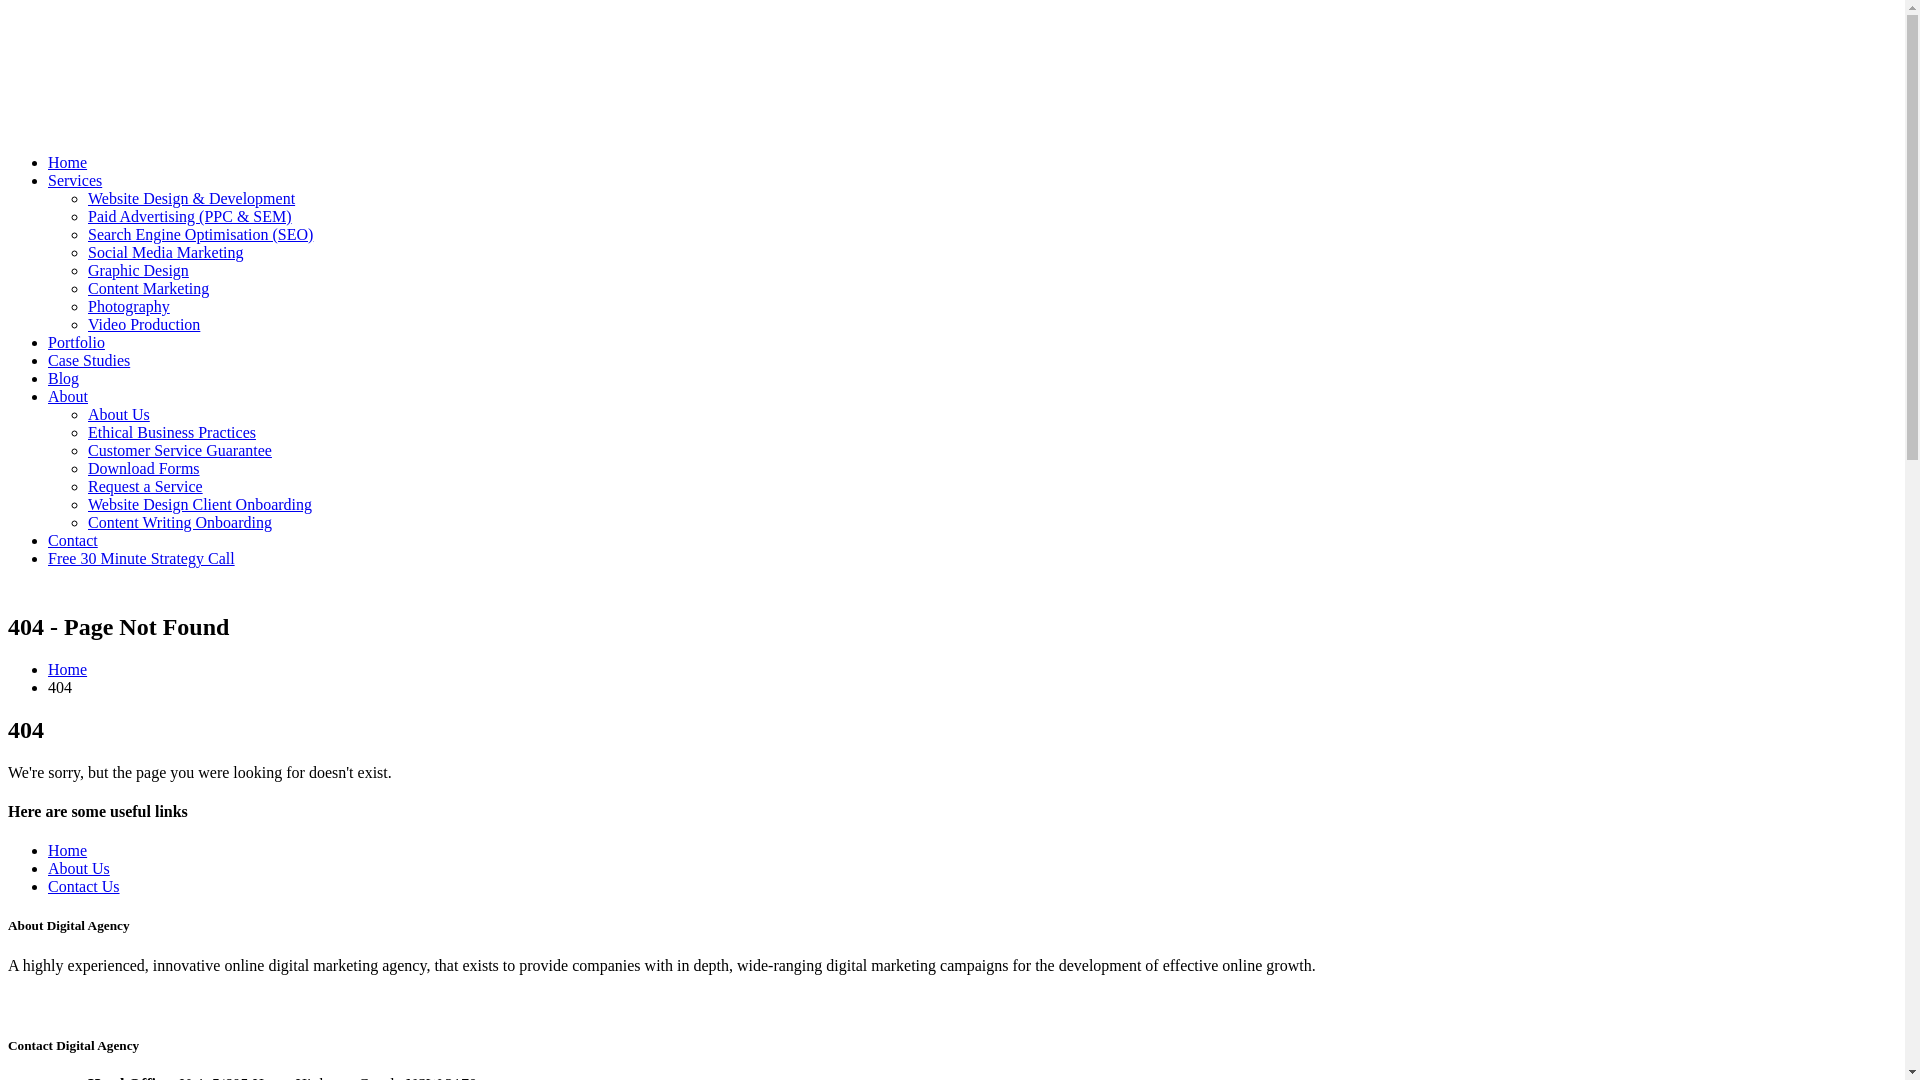  I want to click on 'Free 30 Minute Strategy Call', so click(140, 558).